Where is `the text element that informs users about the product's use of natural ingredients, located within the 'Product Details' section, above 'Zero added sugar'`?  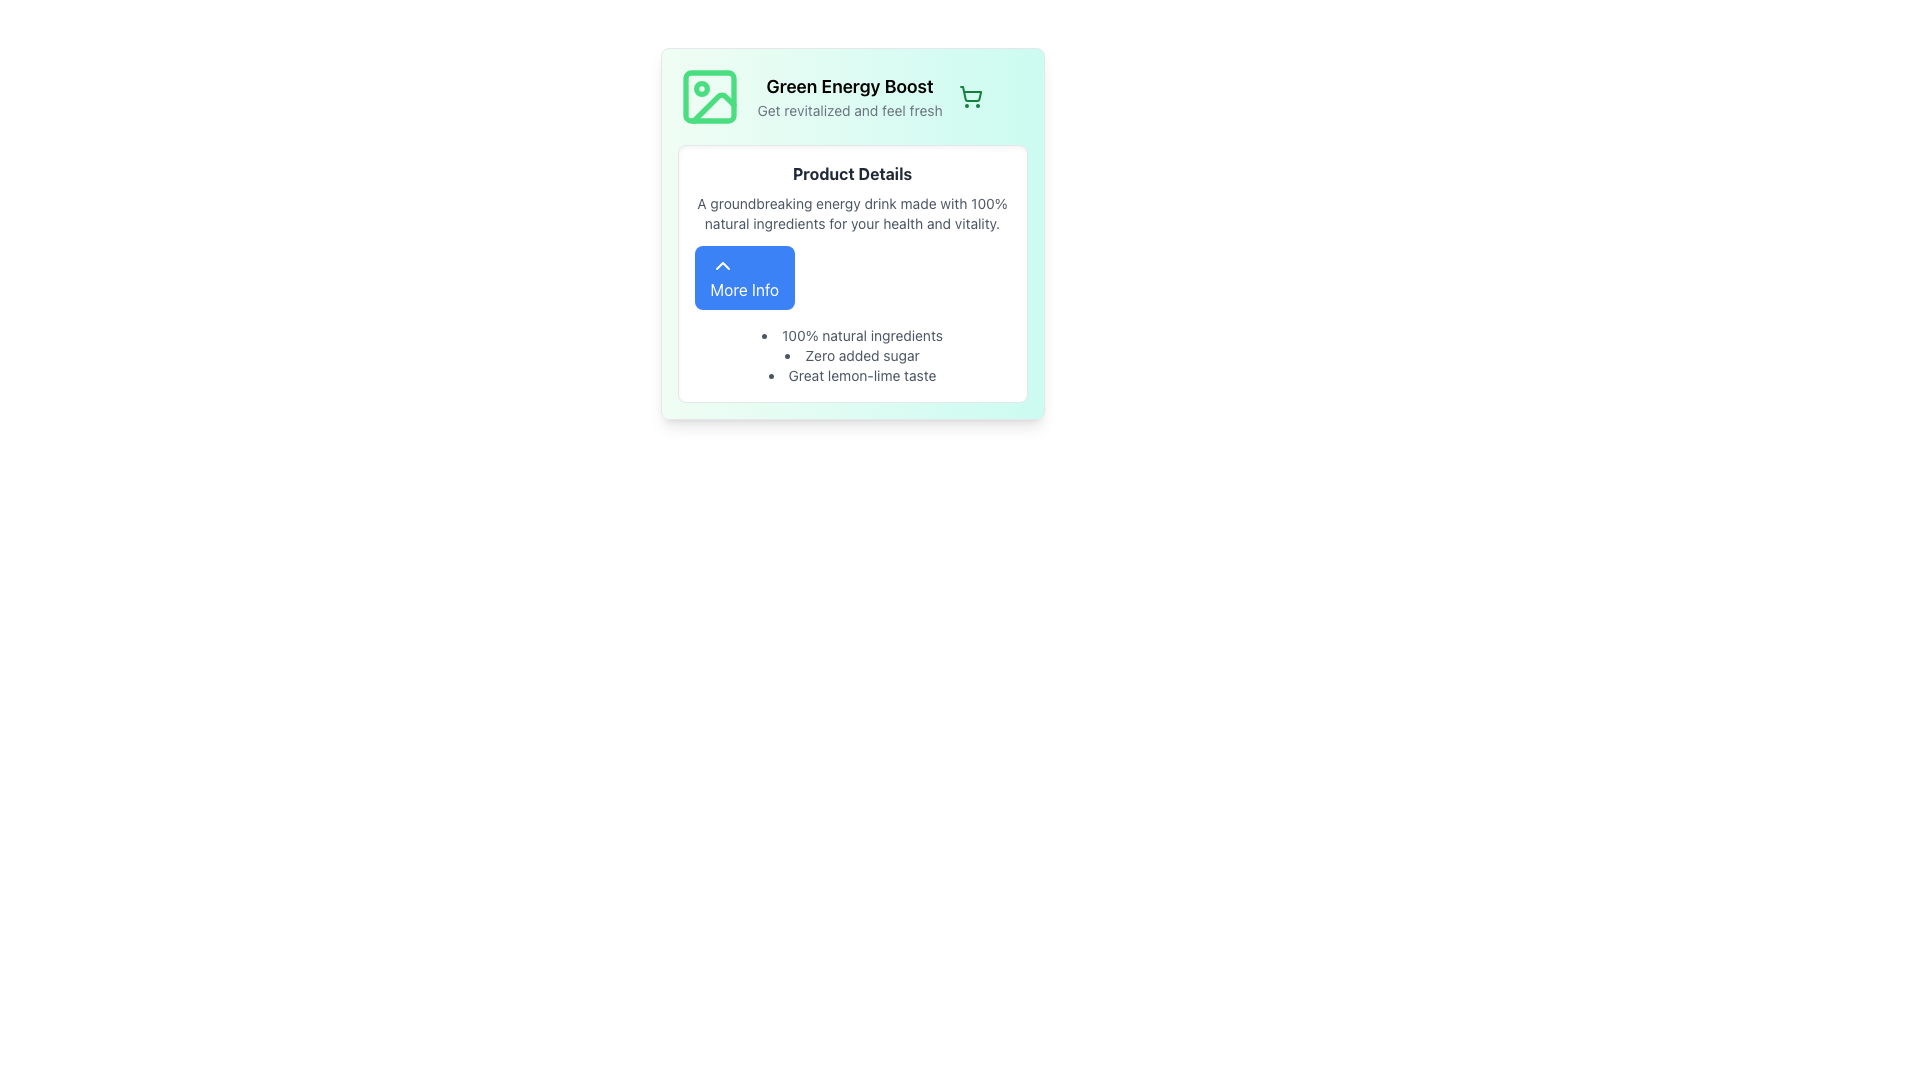
the text element that informs users about the product's use of natural ingredients, located within the 'Product Details' section, above 'Zero added sugar' is located at coordinates (852, 334).